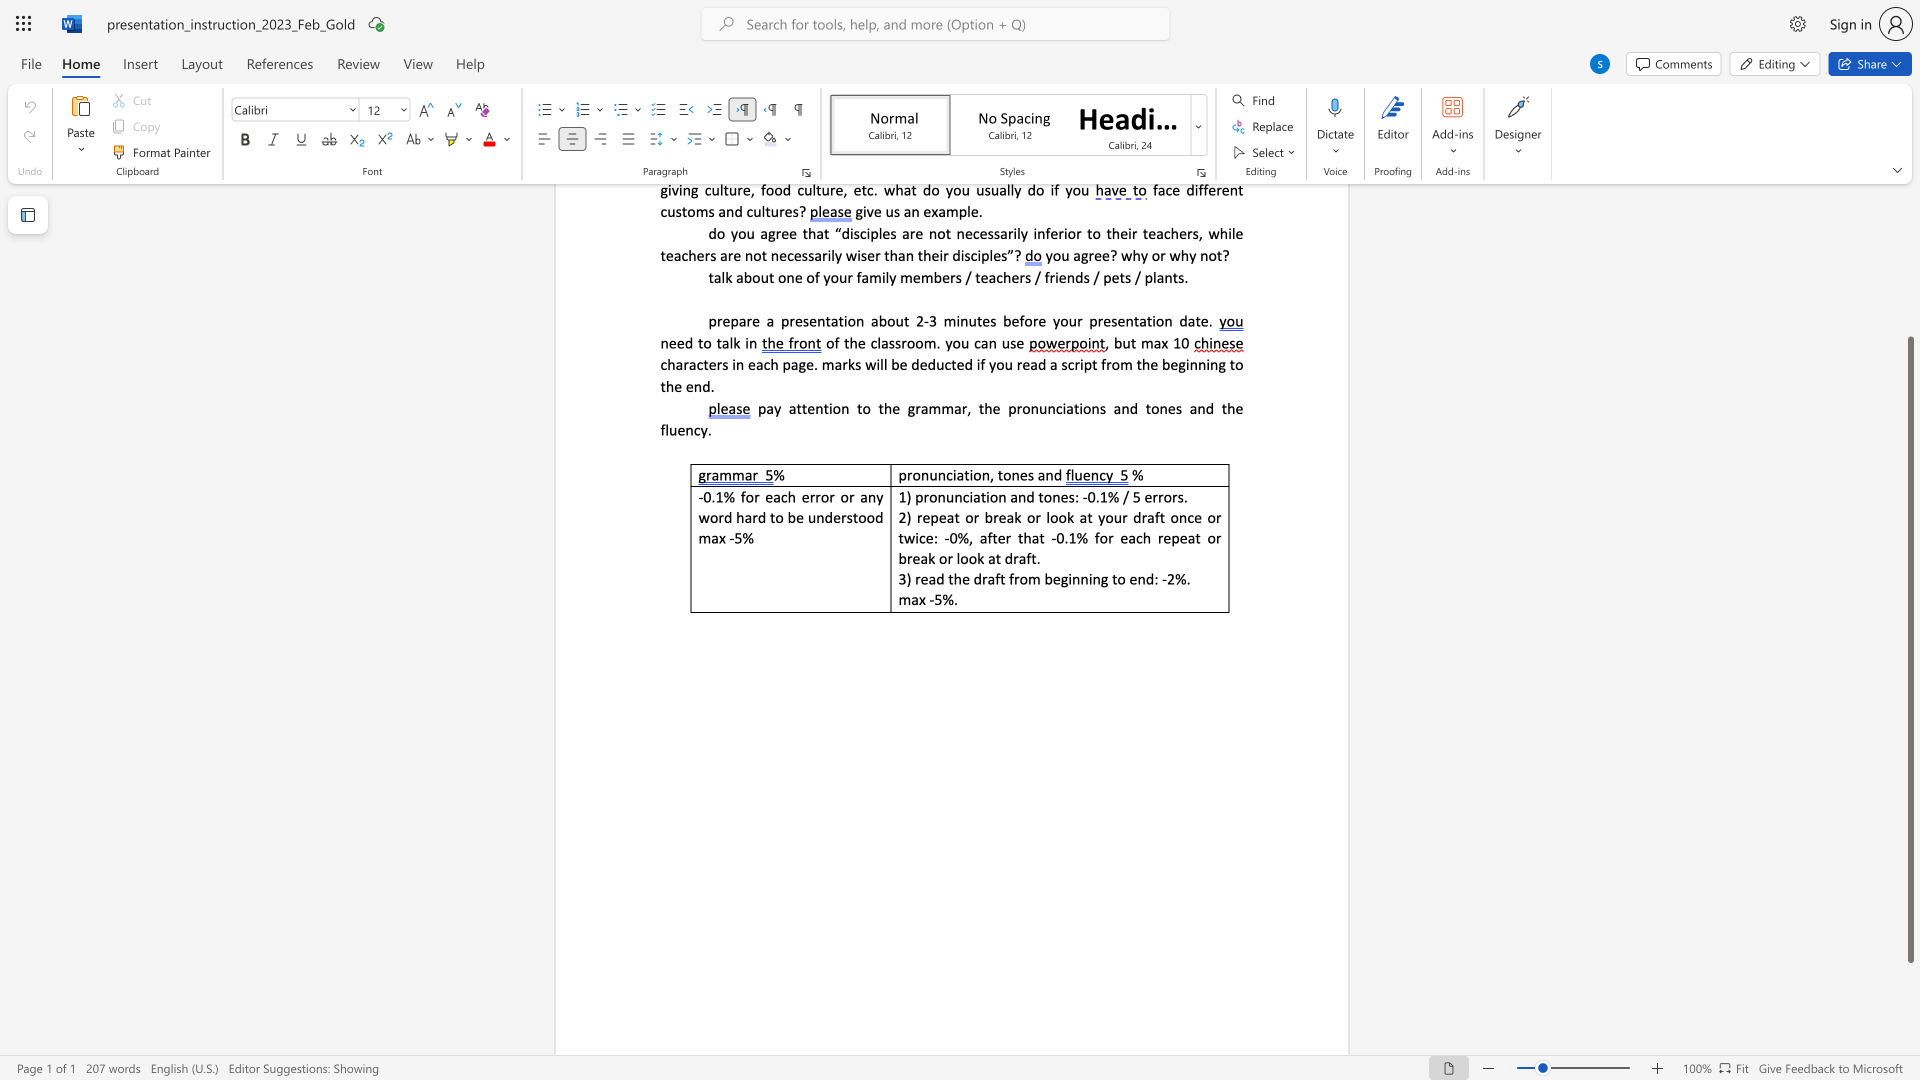 This screenshot has width=1920, height=1080. What do you see at coordinates (1909, 649) in the screenshot?
I see `the scrollbar and move up 90 pixels` at bounding box center [1909, 649].